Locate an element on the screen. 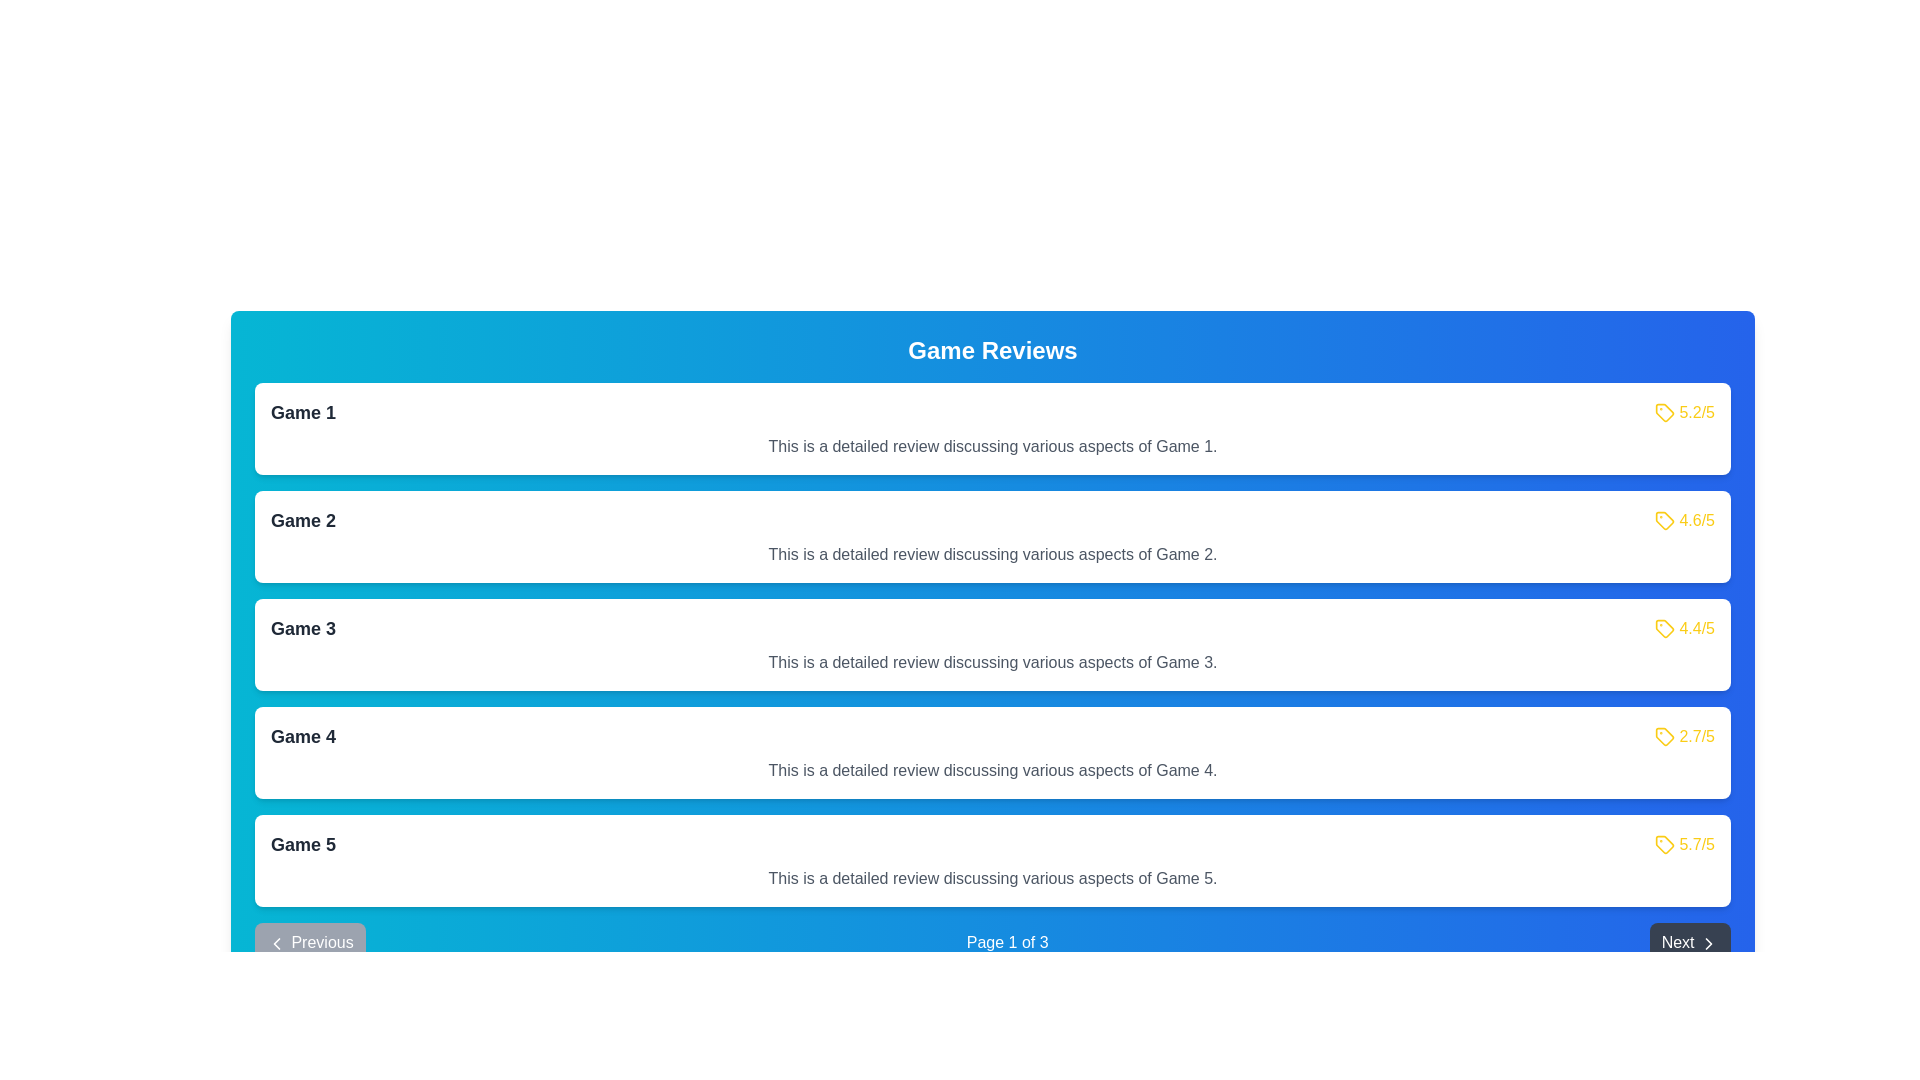 The height and width of the screenshot is (1080, 1920). the Text Label displaying '2.7/5' in yellow, located in the right corner of the fourth row of the review list is located at coordinates (1696, 736).